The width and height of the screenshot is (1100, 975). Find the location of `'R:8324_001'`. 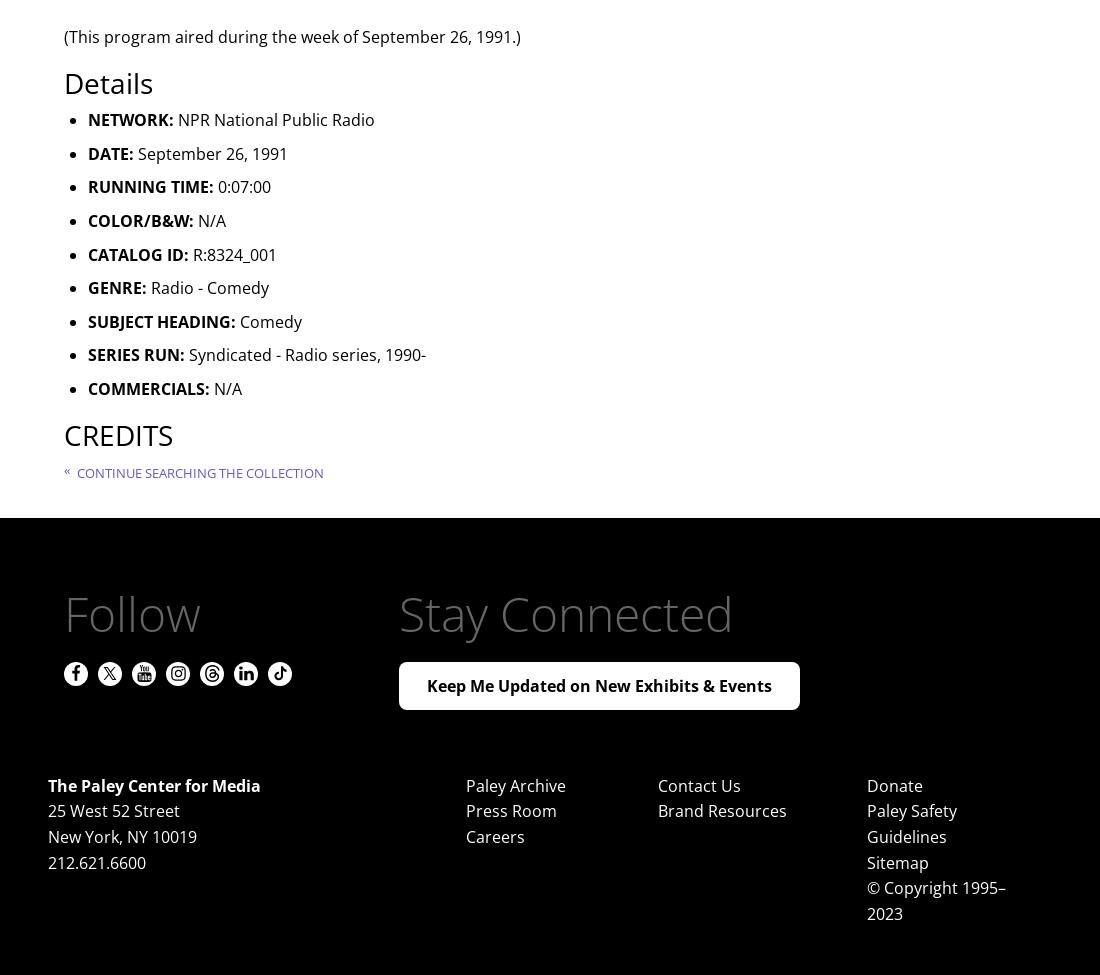

'R:8324_001' is located at coordinates (187, 253).